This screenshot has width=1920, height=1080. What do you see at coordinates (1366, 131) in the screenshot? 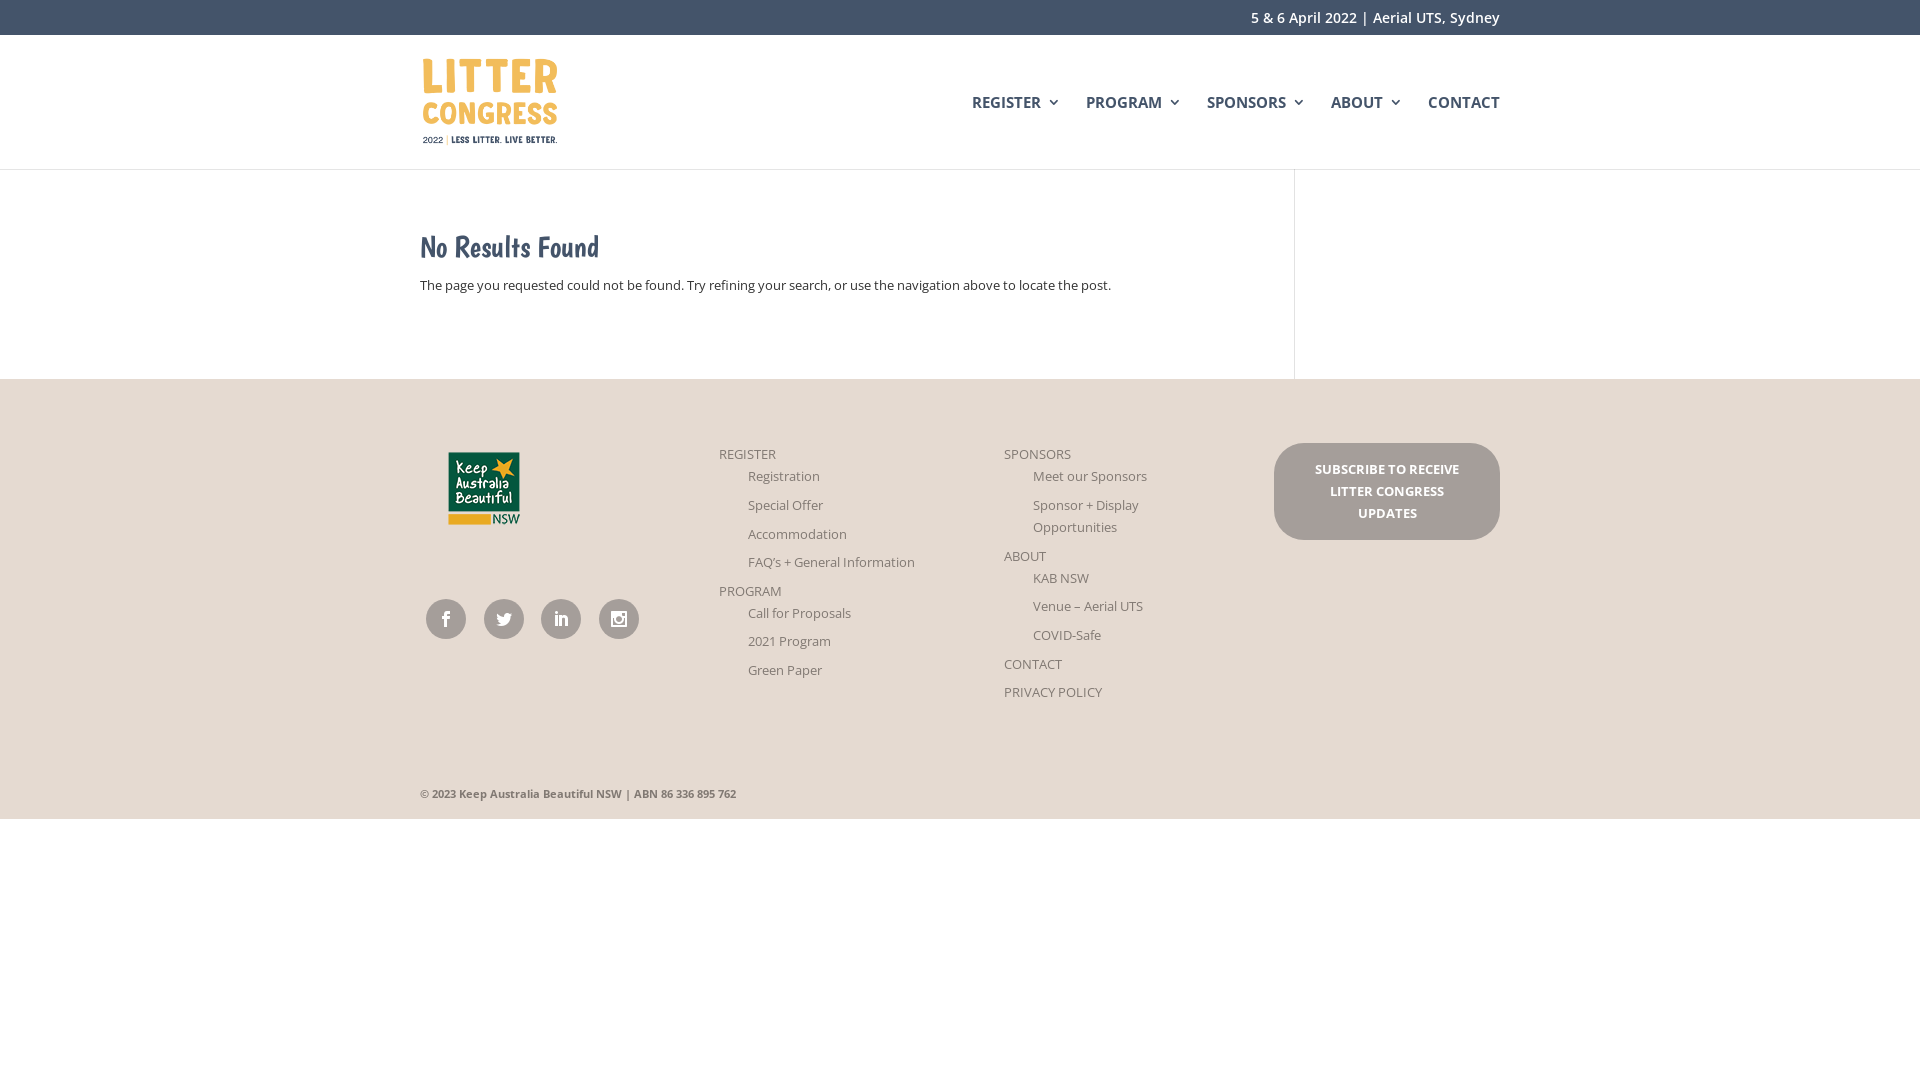
I see `'ABOUT'` at bounding box center [1366, 131].